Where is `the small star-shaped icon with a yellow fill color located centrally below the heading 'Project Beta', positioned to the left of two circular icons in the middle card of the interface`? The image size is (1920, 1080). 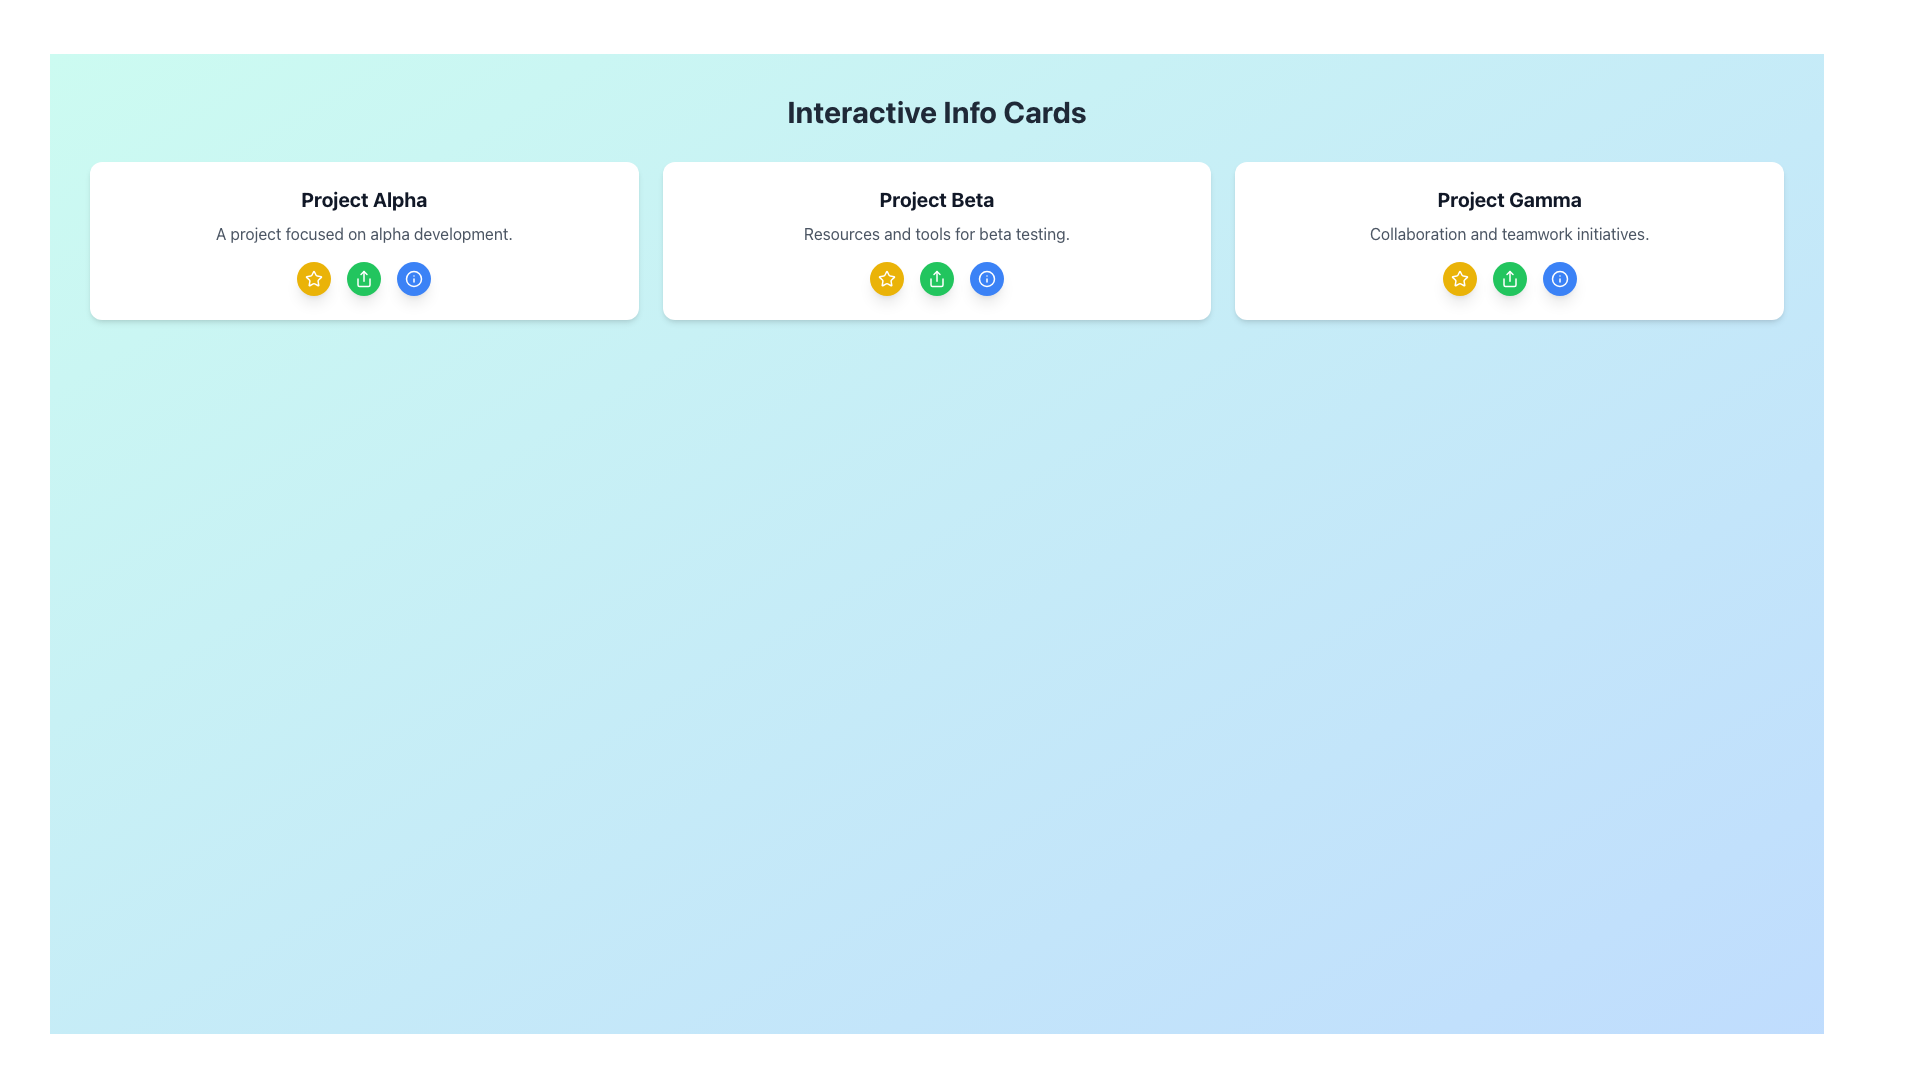
the small star-shaped icon with a yellow fill color located centrally below the heading 'Project Beta', positioned to the left of two circular icons in the middle card of the interface is located at coordinates (1459, 278).